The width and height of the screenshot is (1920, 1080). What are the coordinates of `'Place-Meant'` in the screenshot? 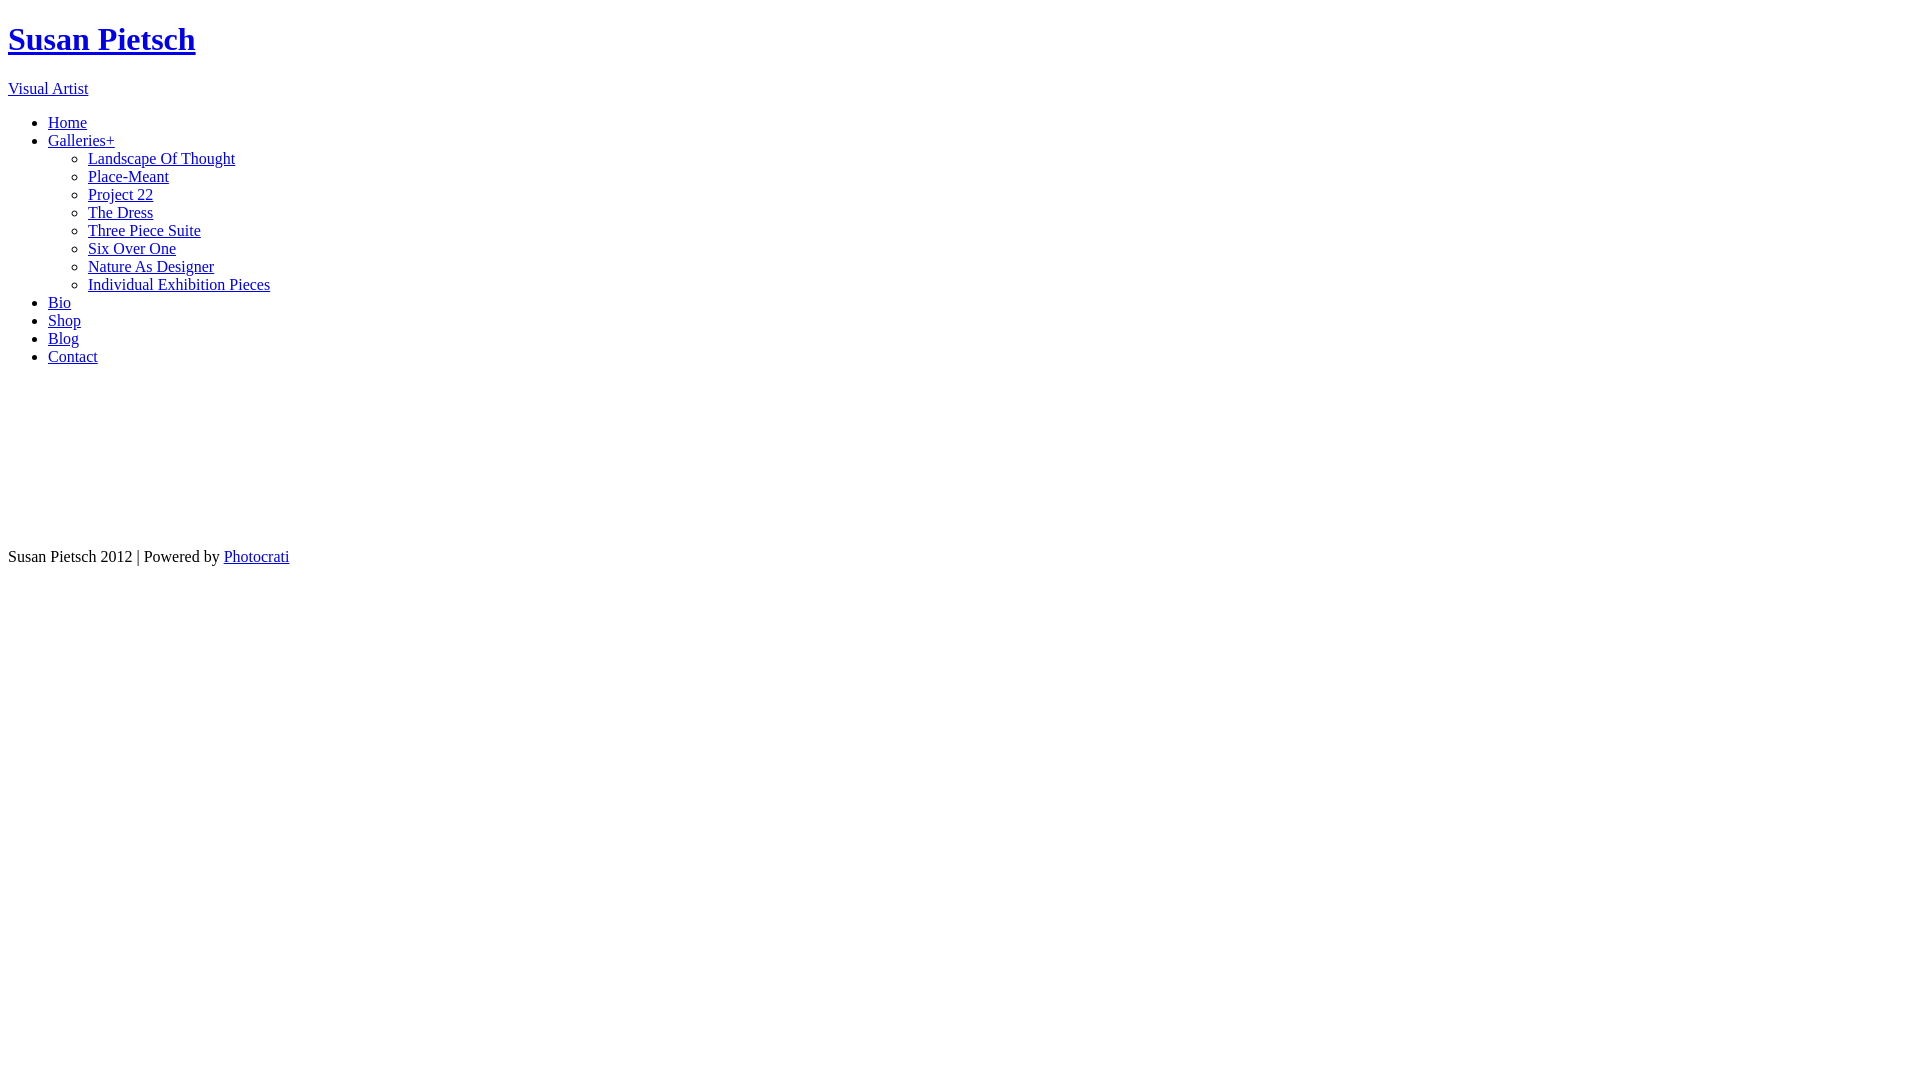 It's located at (127, 175).